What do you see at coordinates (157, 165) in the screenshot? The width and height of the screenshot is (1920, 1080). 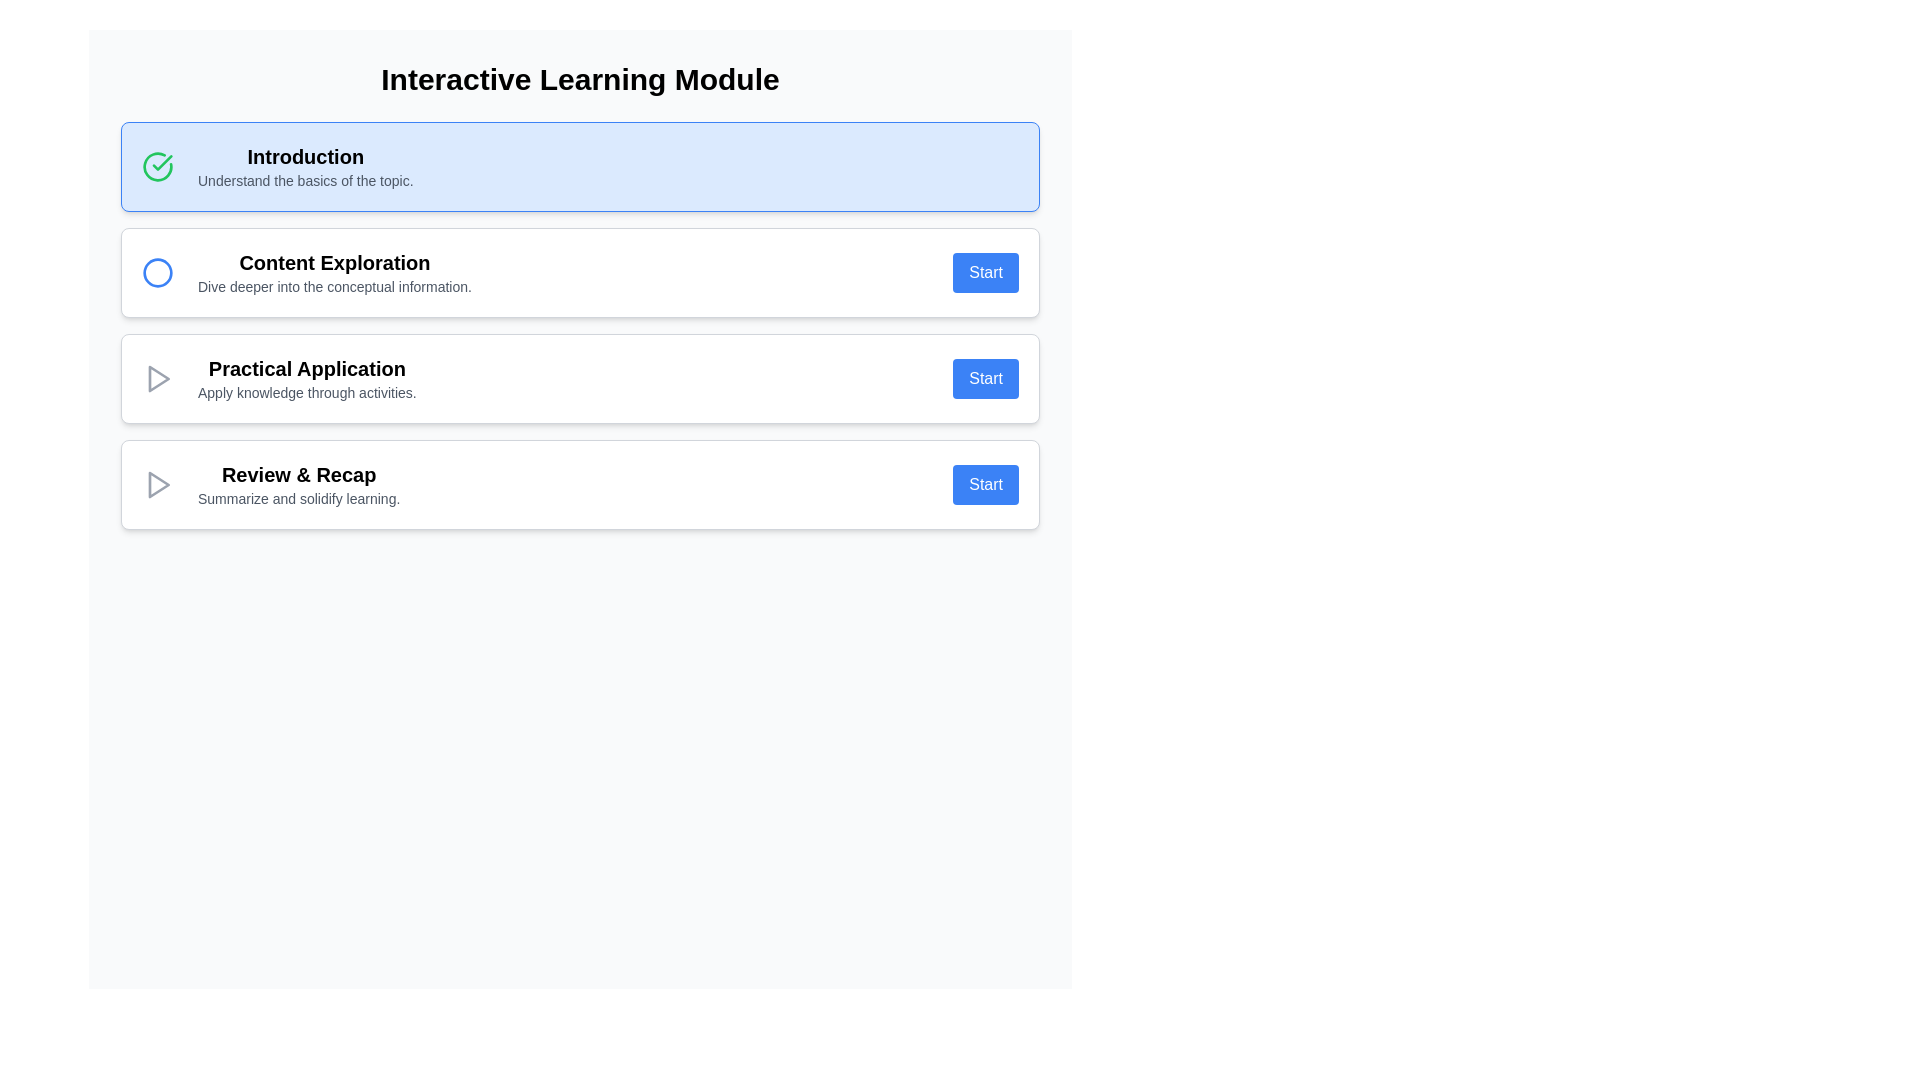 I see `the checkmark icon indicating the completion of the 'Introduction'` at bounding box center [157, 165].